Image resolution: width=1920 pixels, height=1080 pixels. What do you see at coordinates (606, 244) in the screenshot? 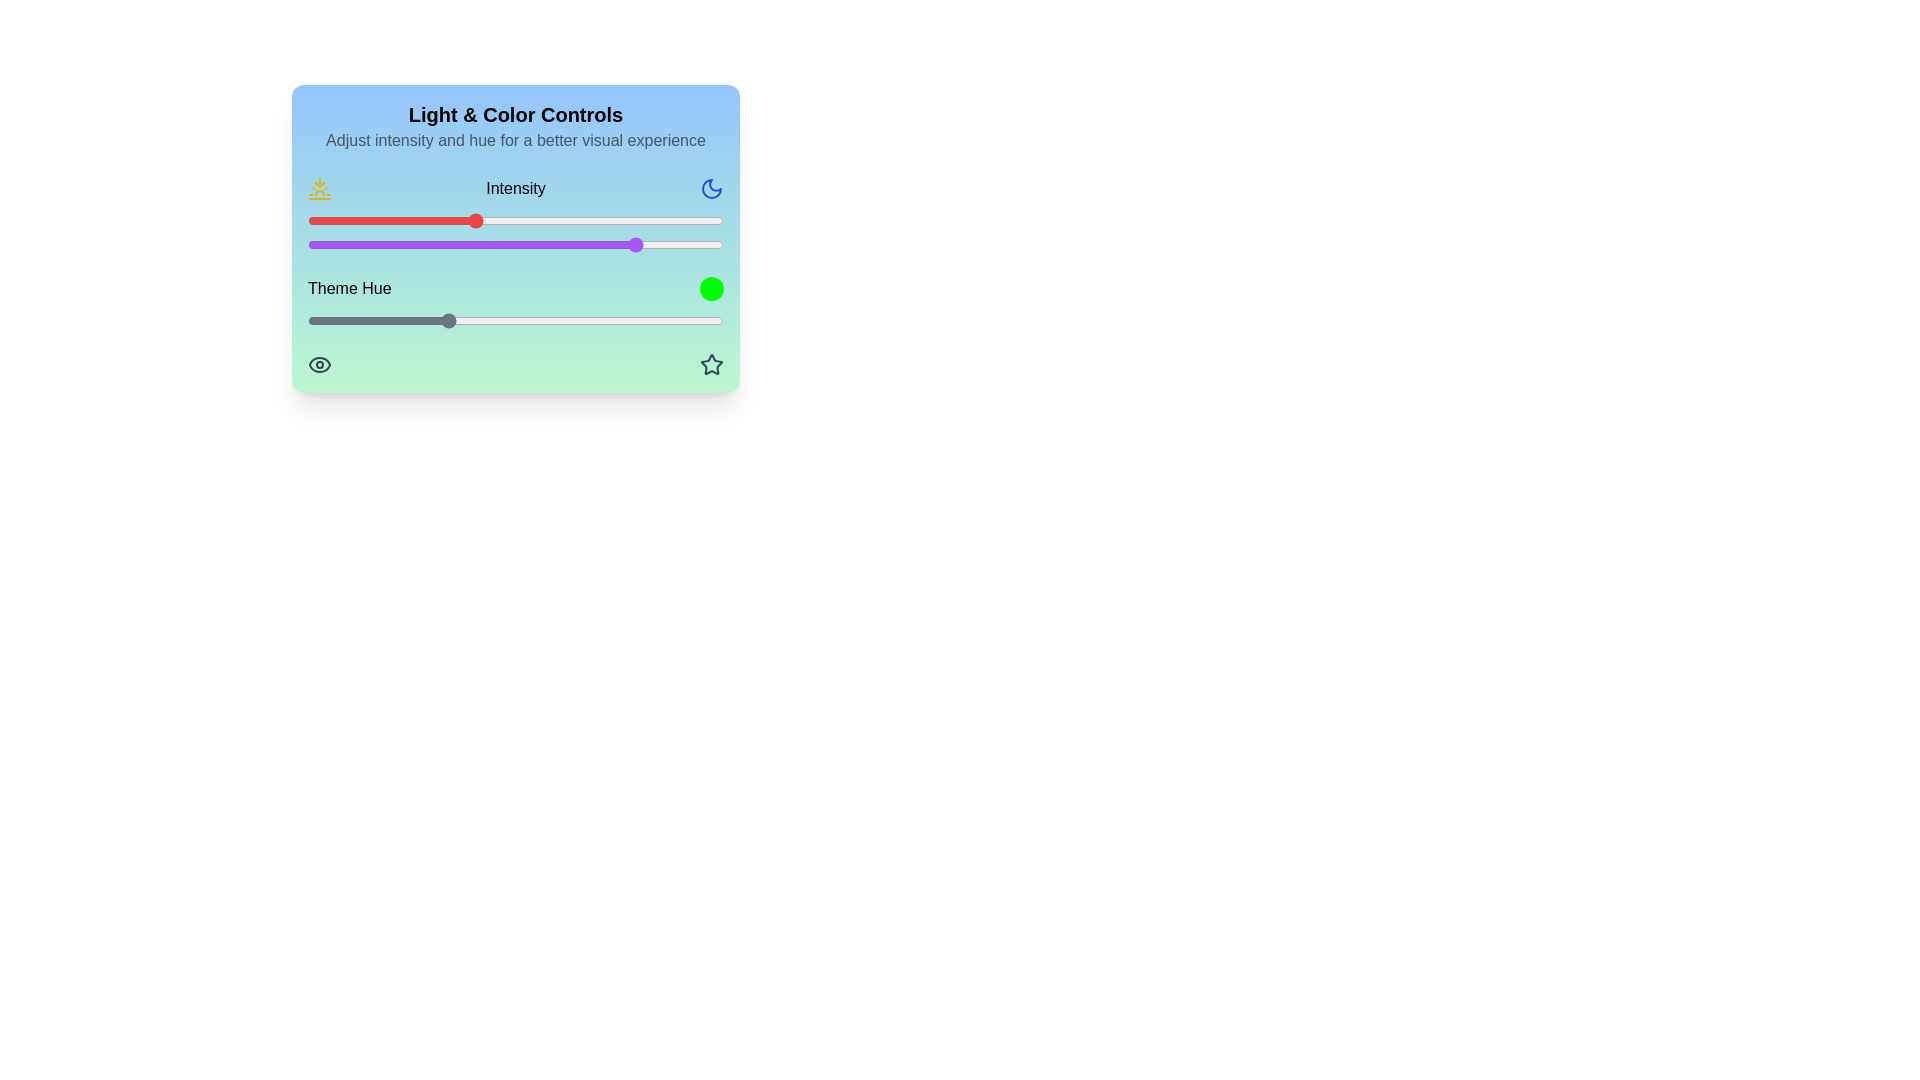
I see `the slider value` at bounding box center [606, 244].